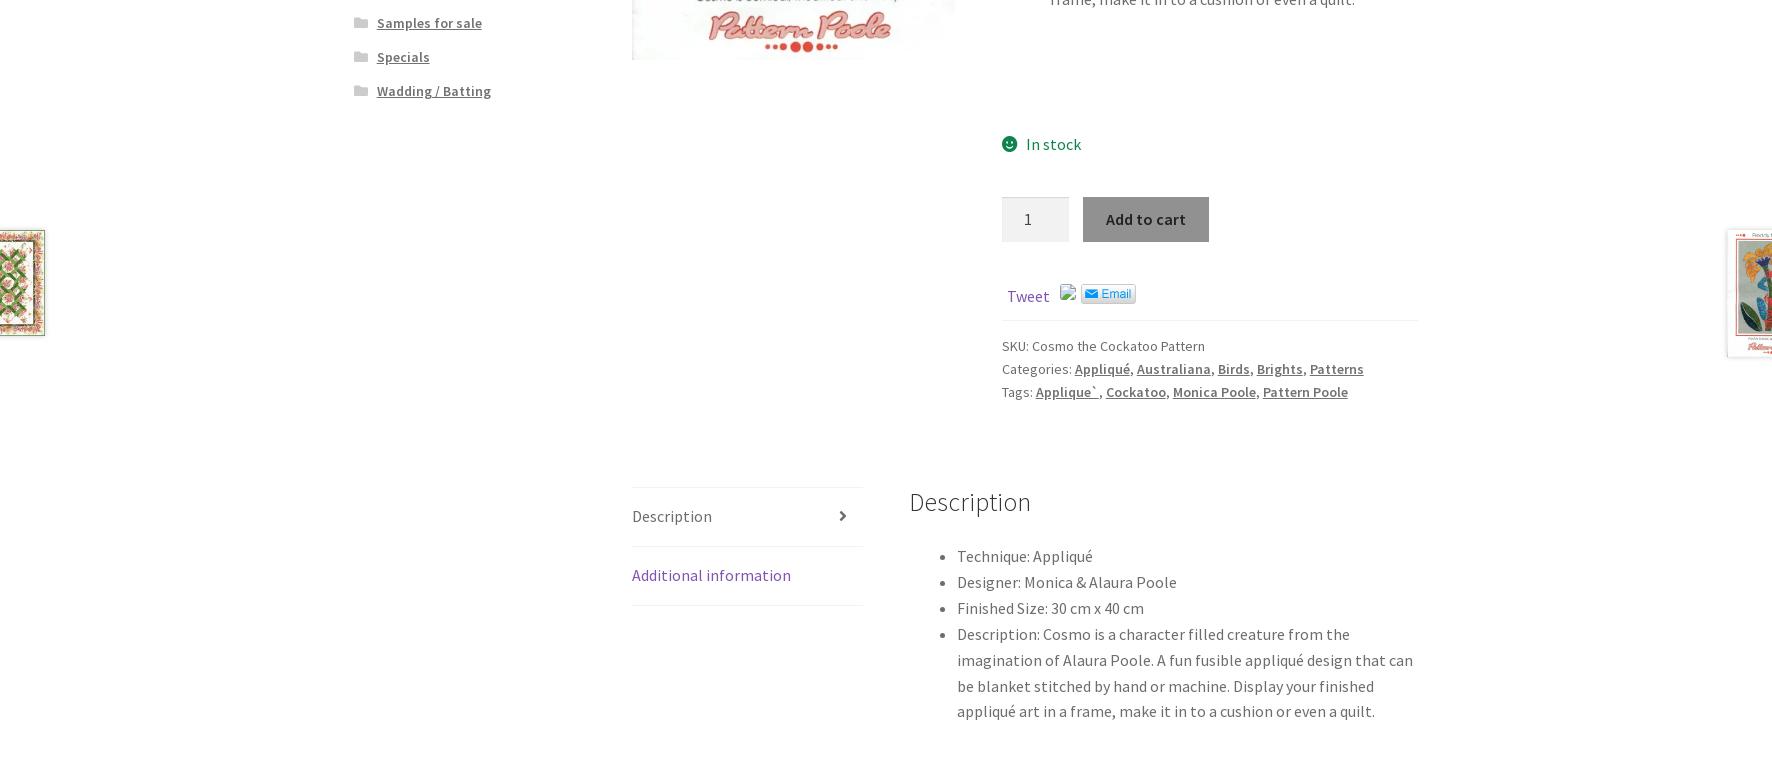 Image resolution: width=1772 pixels, height=770 pixels. Describe the element at coordinates (1106, 216) in the screenshot. I see `'Add to cart'` at that location.